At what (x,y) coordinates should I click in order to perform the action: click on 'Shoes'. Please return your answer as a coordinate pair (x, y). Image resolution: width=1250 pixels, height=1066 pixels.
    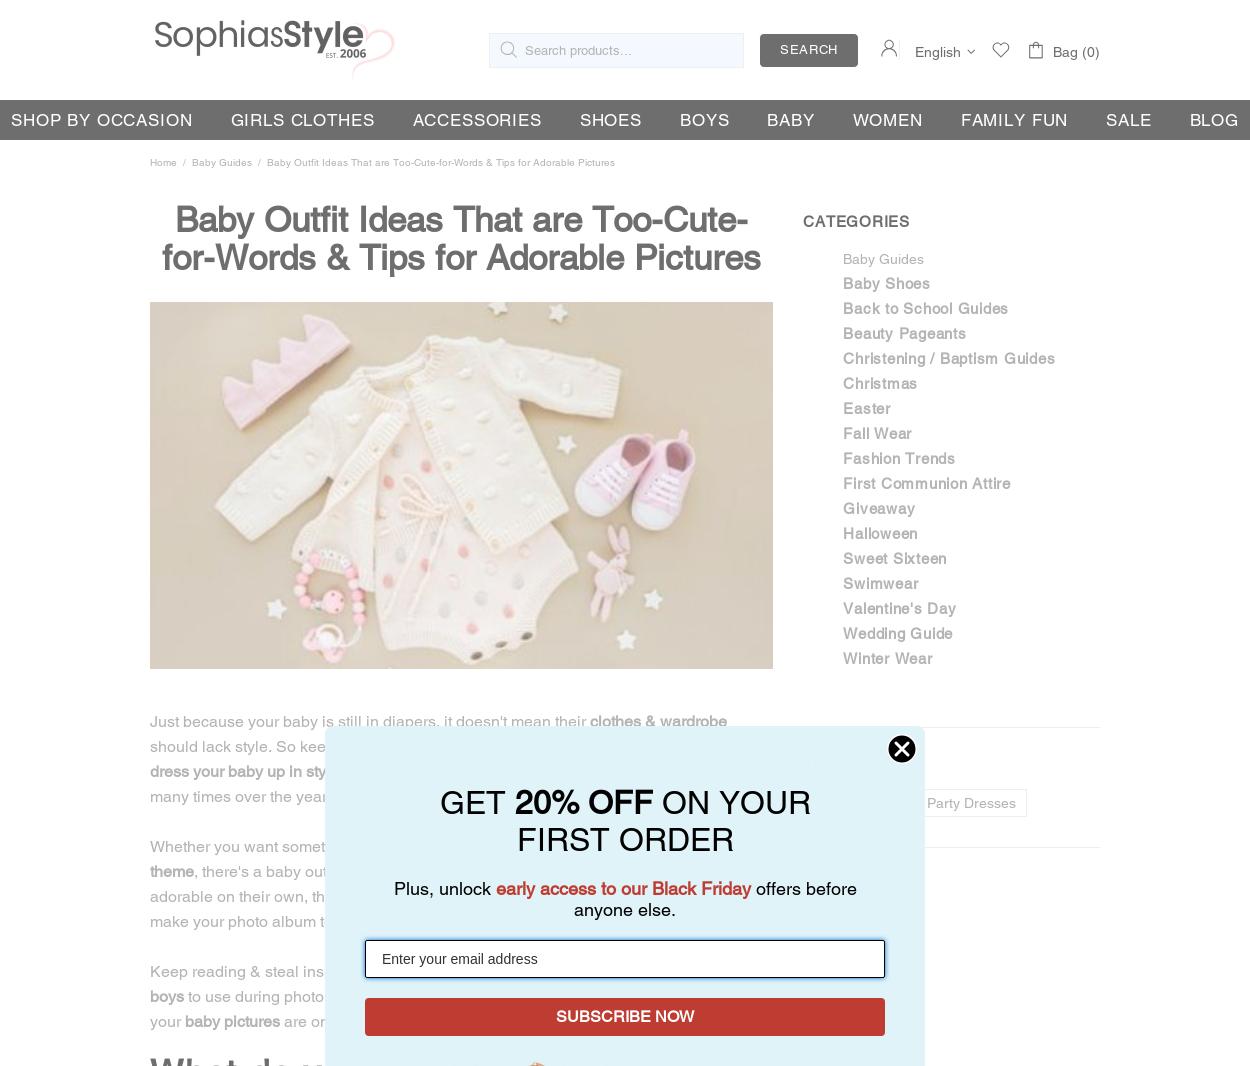
    Looking at the image, I should click on (609, 119).